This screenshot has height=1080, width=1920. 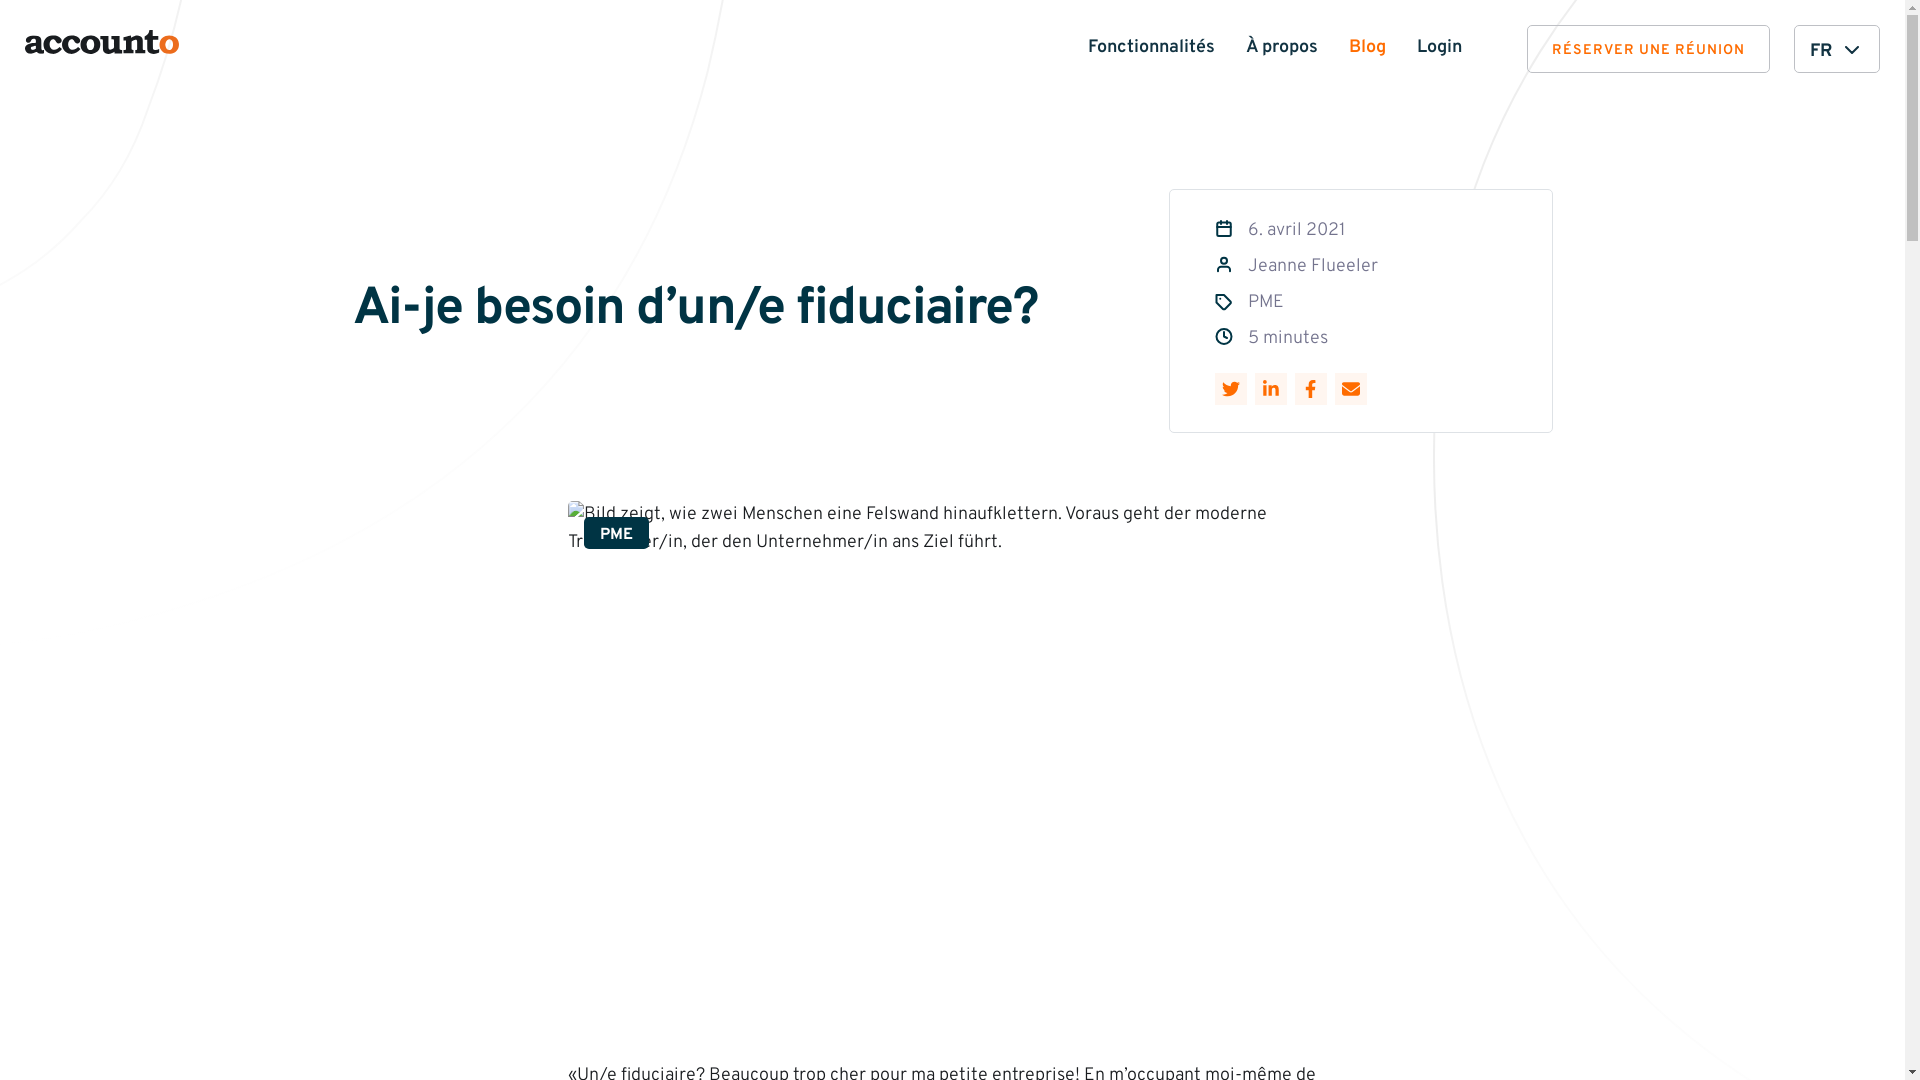 I want to click on 'Login', so click(x=1438, y=46).